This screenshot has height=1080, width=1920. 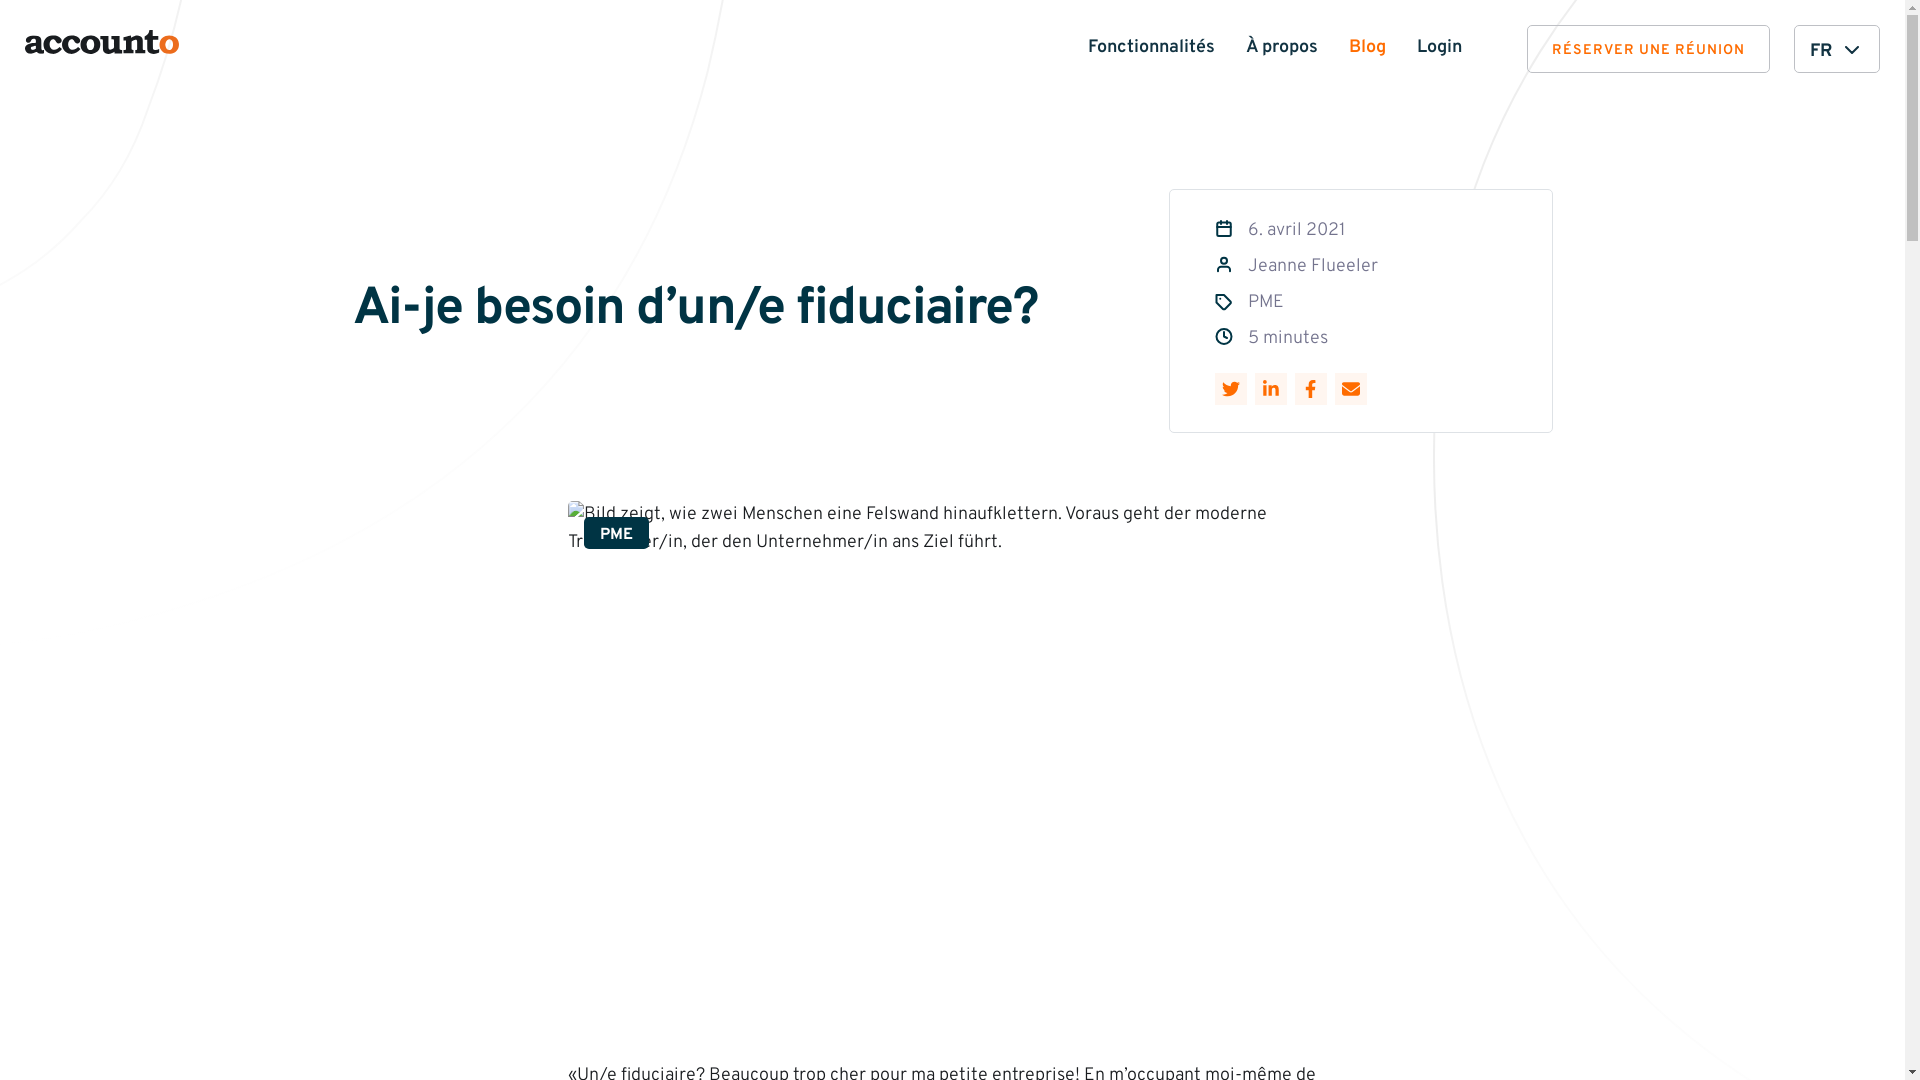 I want to click on 'Login', so click(x=1438, y=46).